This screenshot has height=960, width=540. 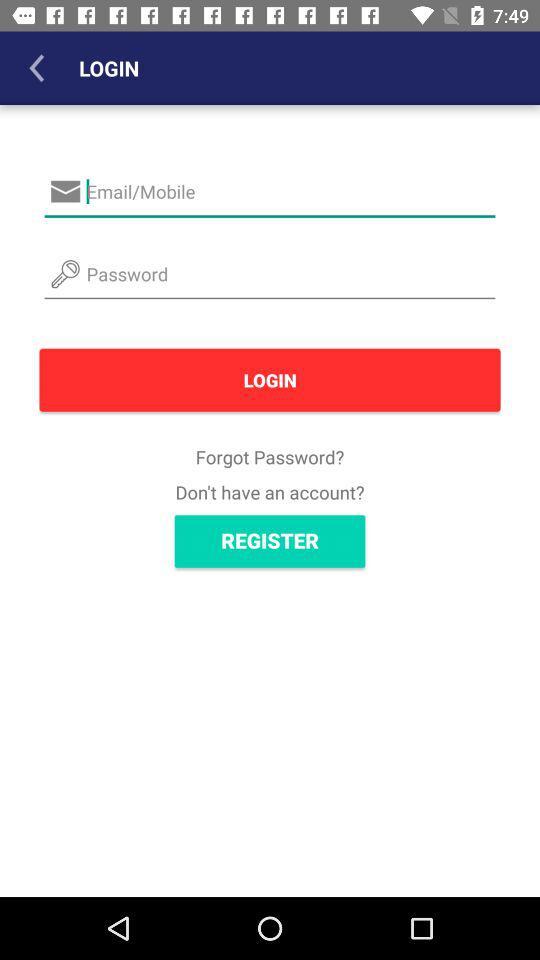 What do you see at coordinates (270, 541) in the screenshot?
I see `the item below don t have icon` at bounding box center [270, 541].